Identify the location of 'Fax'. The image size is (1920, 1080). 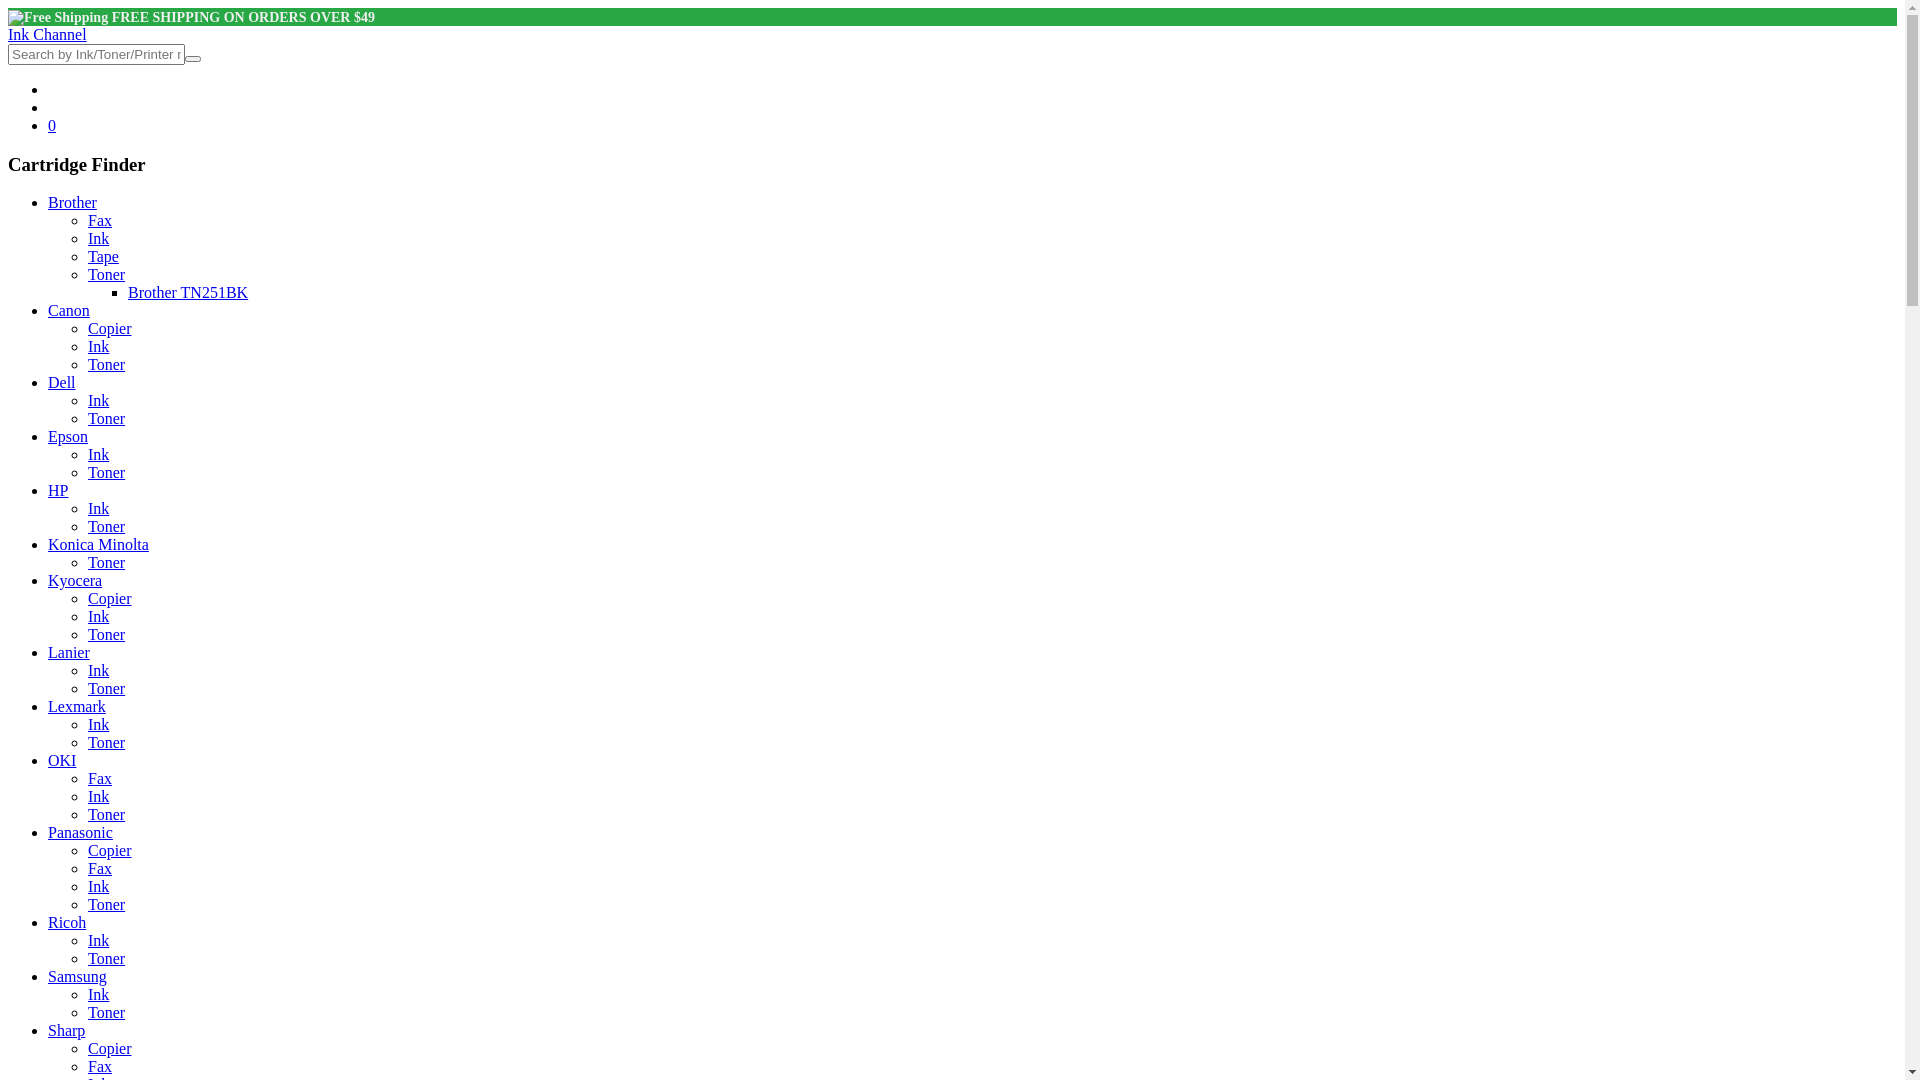
(86, 220).